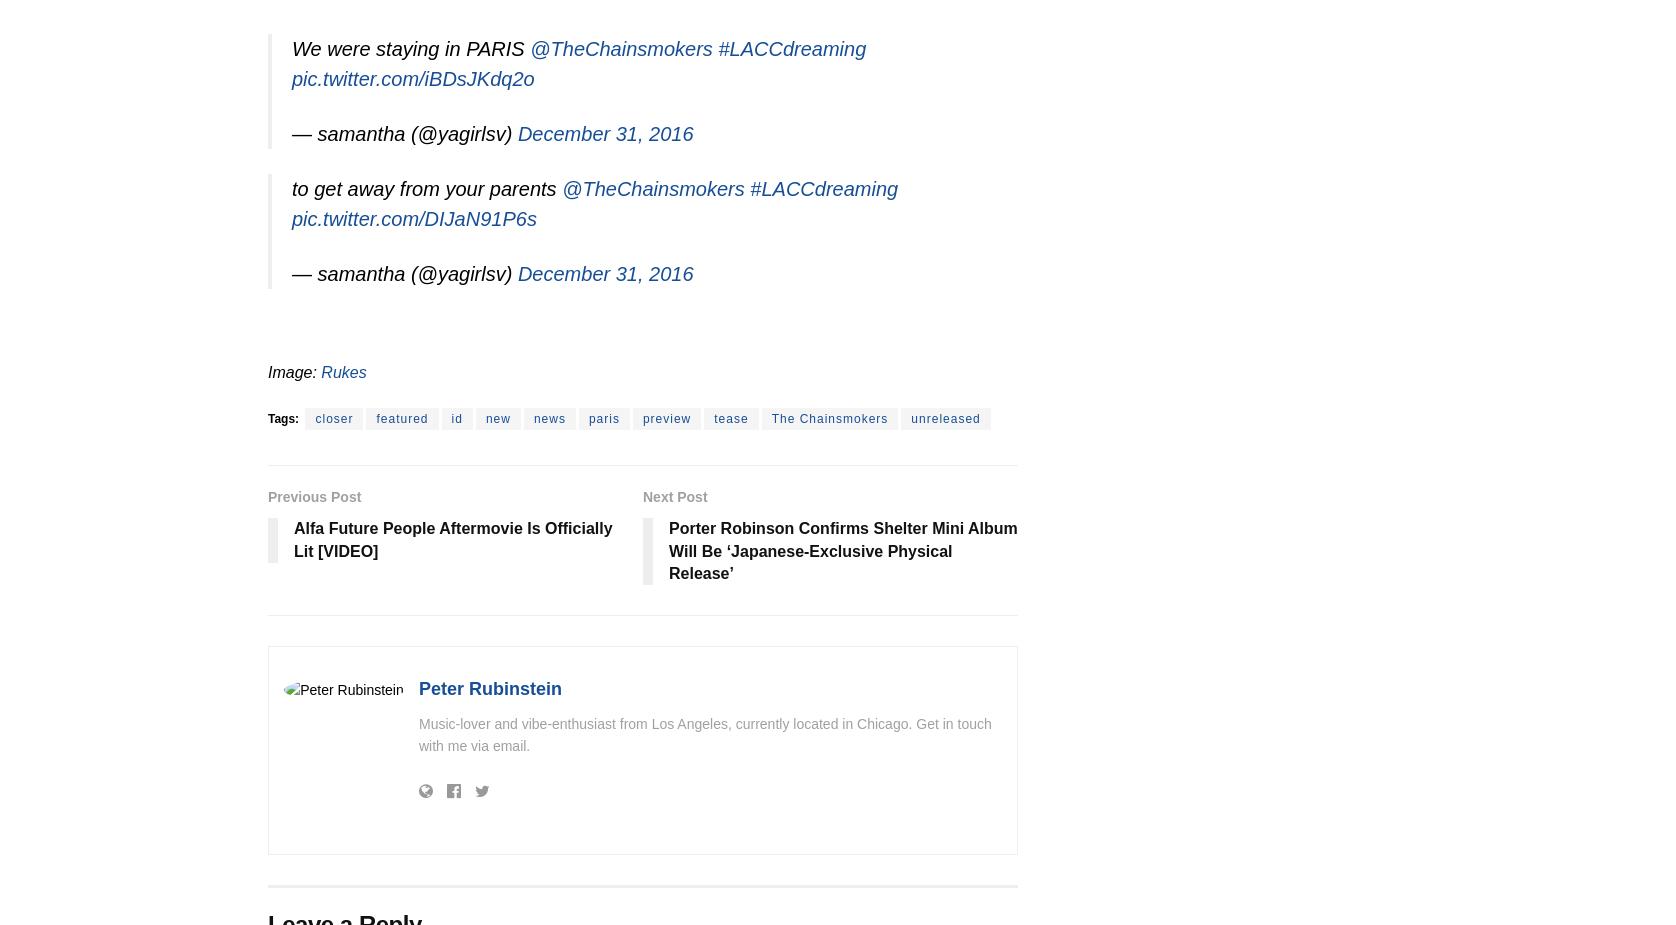 The width and height of the screenshot is (1676, 925). Describe the element at coordinates (665, 417) in the screenshot. I see `'preview'` at that location.